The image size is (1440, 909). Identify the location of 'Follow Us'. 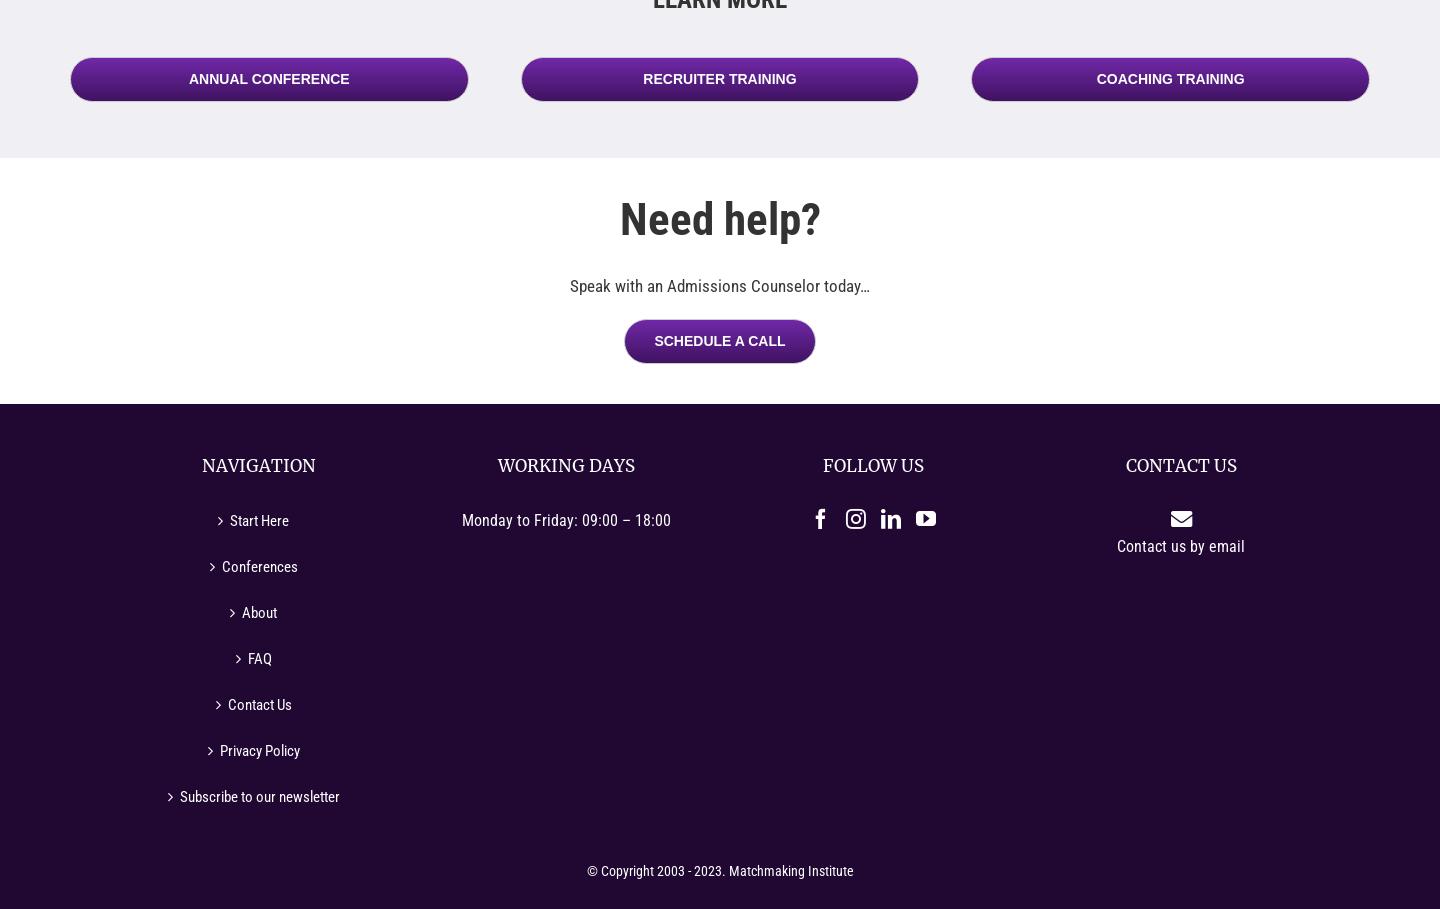
(872, 466).